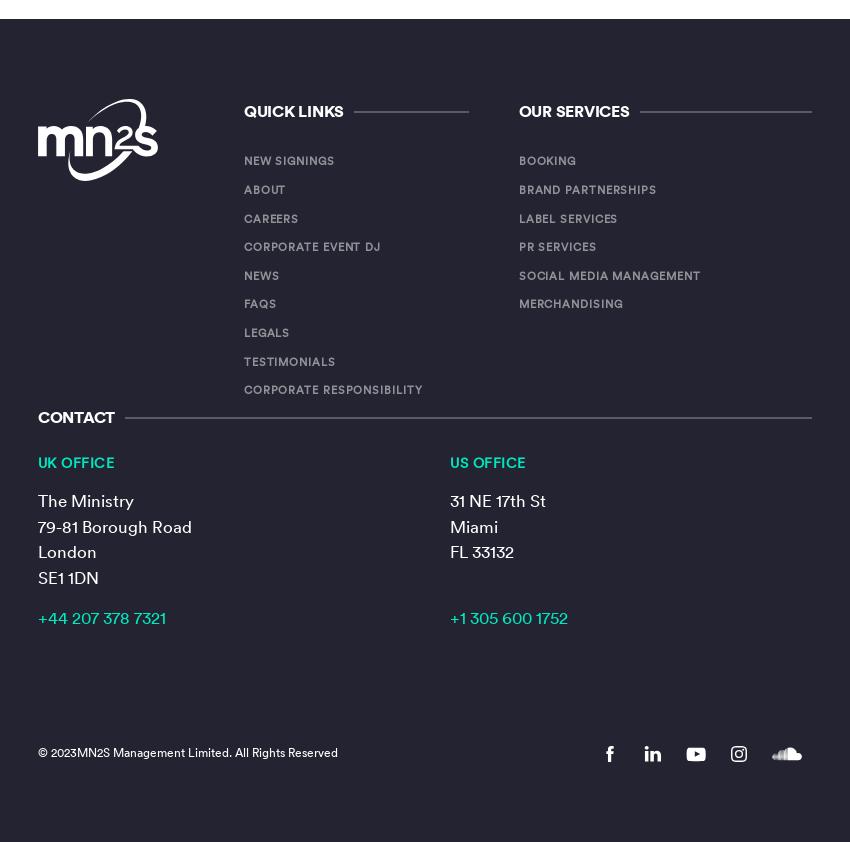 This screenshot has height=842, width=850. I want to click on 'Social Media Management', so click(608, 274).